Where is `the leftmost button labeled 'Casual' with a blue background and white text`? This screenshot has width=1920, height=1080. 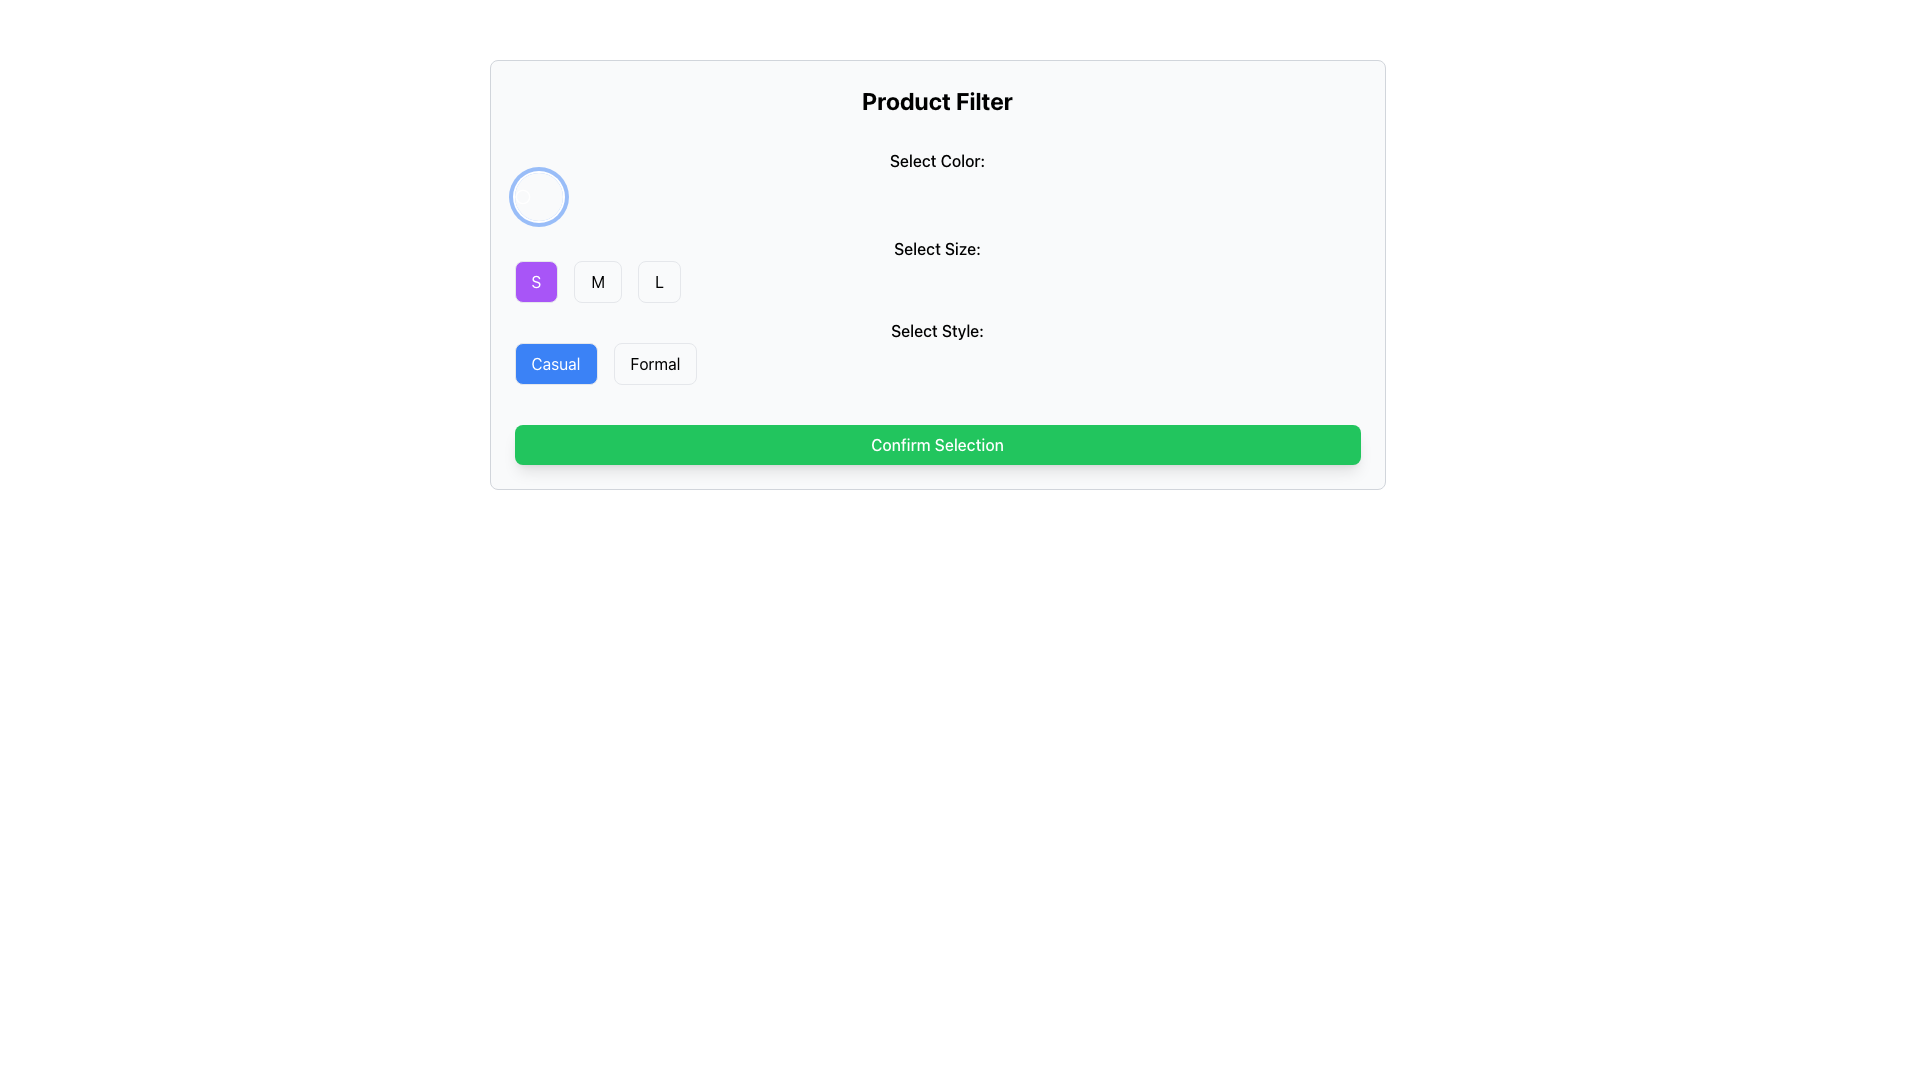 the leftmost button labeled 'Casual' with a blue background and white text is located at coordinates (556, 363).